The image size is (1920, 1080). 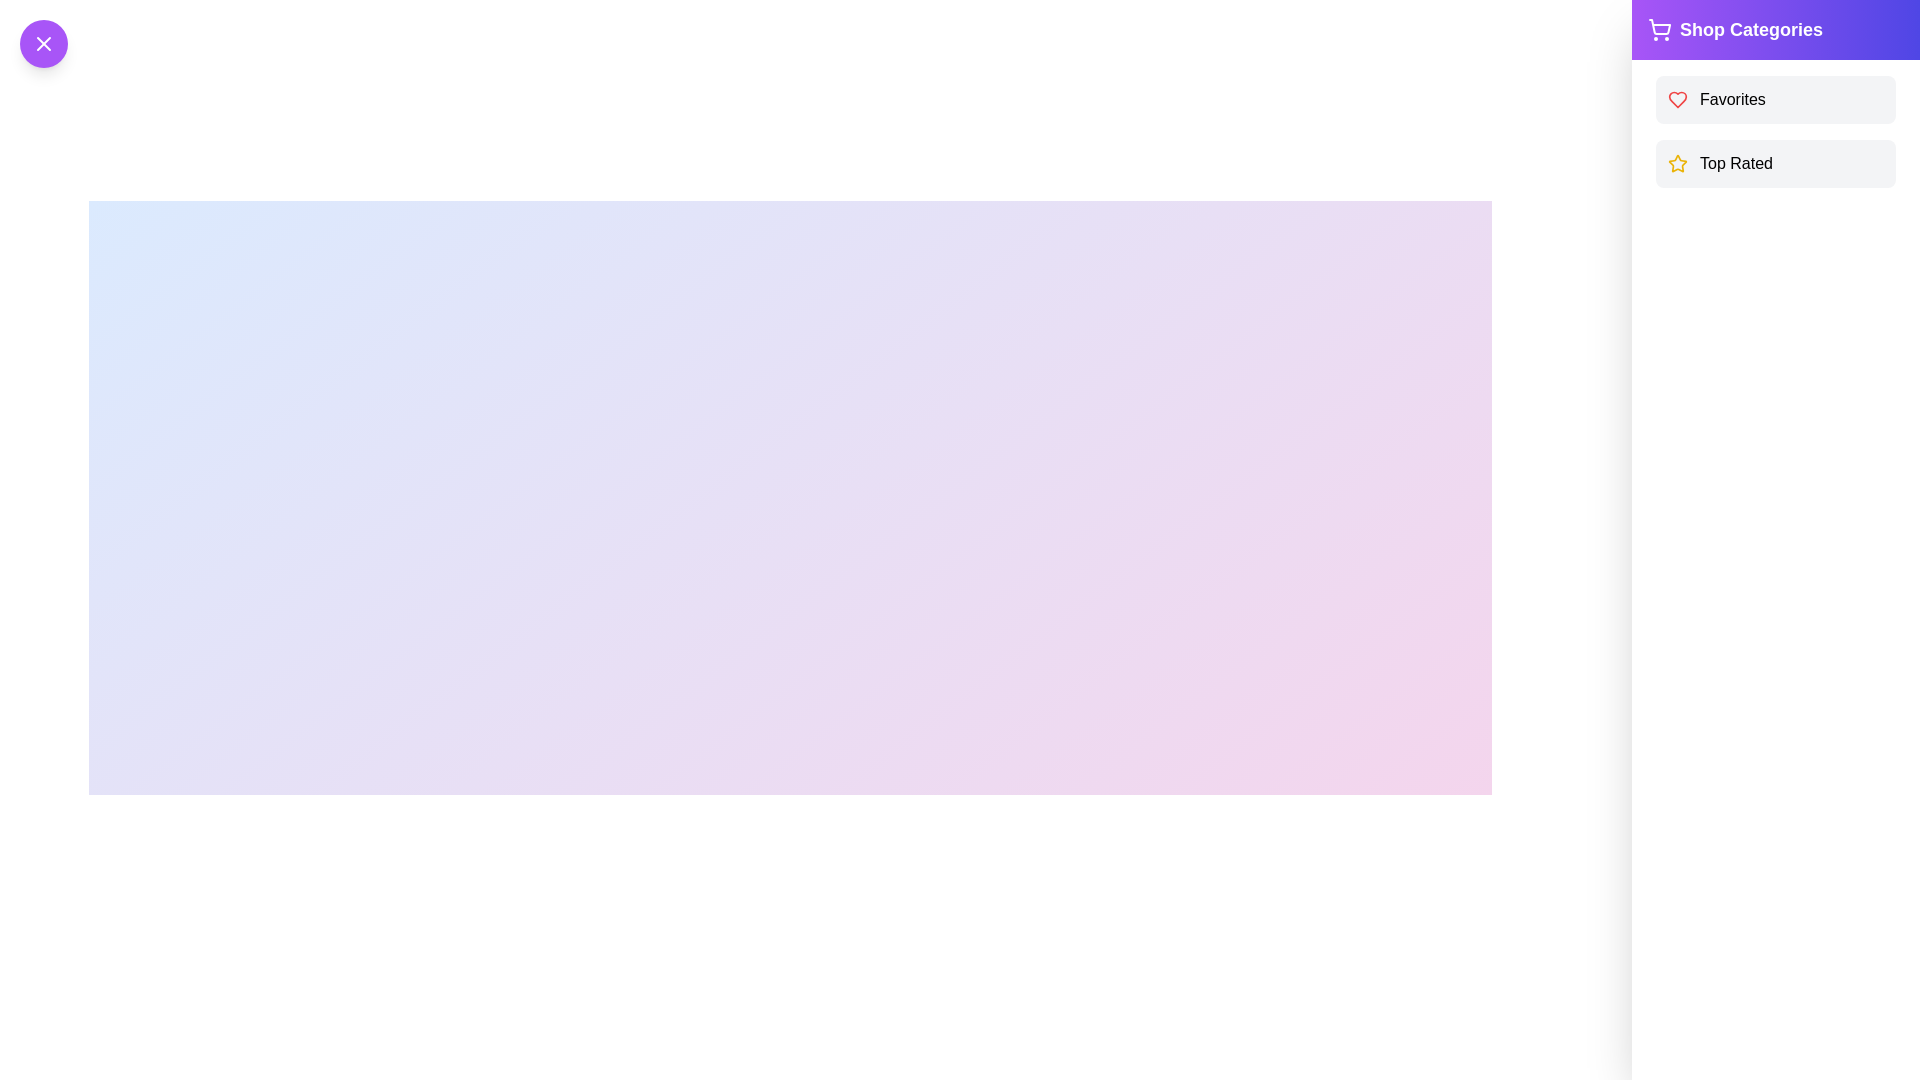 What do you see at coordinates (1776, 163) in the screenshot?
I see `the Top Rated list item to observe the hover effect` at bounding box center [1776, 163].